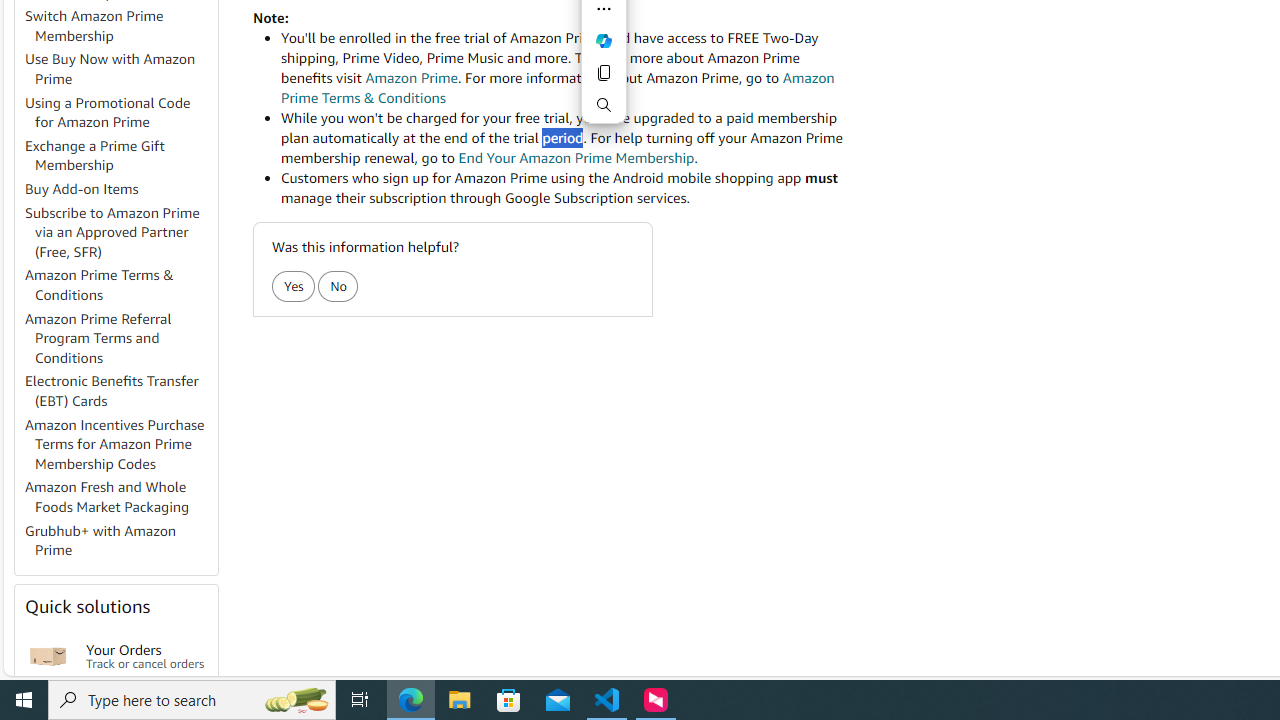  Describe the element at coordinates (119, 27) in the screenshot. I see `'Switch Amazon Prime Membership'` at that location.